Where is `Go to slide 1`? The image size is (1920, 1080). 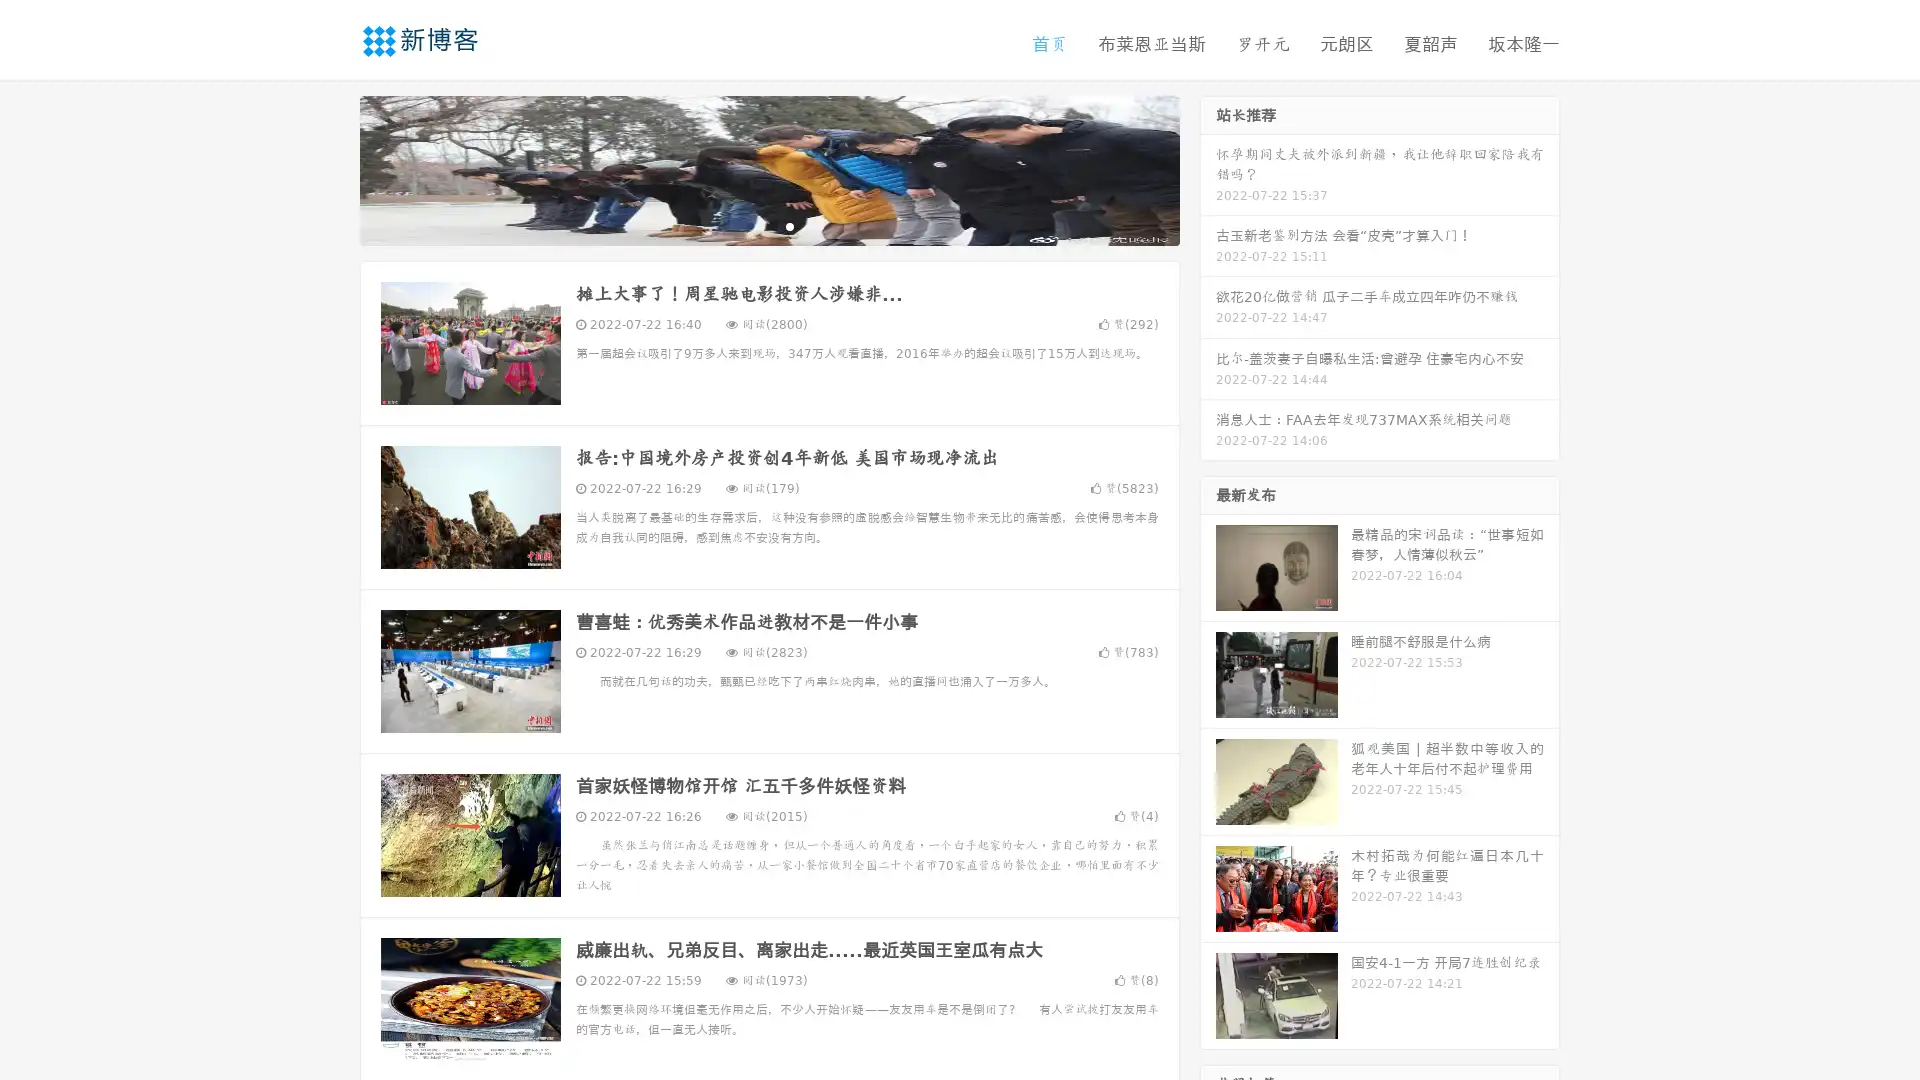
Go to slide 1 is located at coordinates (748, 225).